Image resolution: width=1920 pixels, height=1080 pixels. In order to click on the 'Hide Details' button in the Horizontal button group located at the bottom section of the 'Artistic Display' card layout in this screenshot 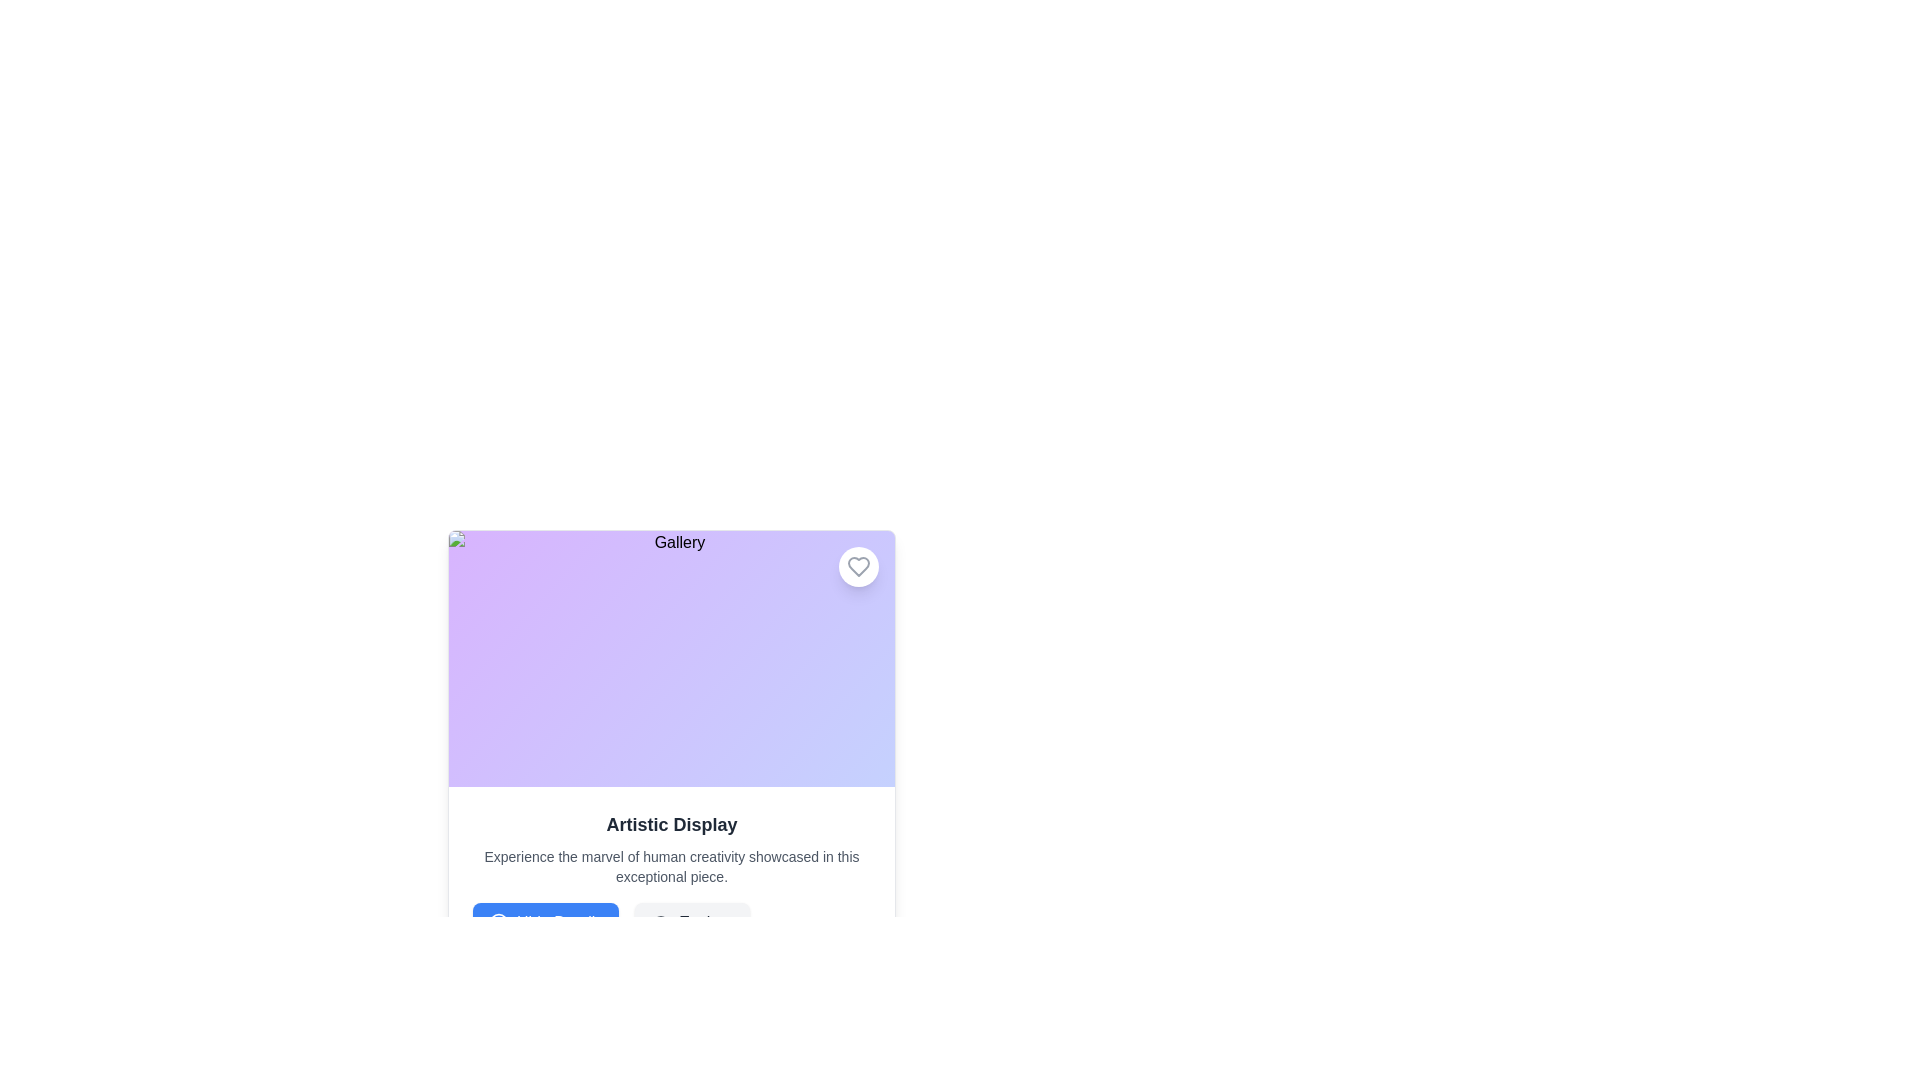, I will do `click(672, 922)`.